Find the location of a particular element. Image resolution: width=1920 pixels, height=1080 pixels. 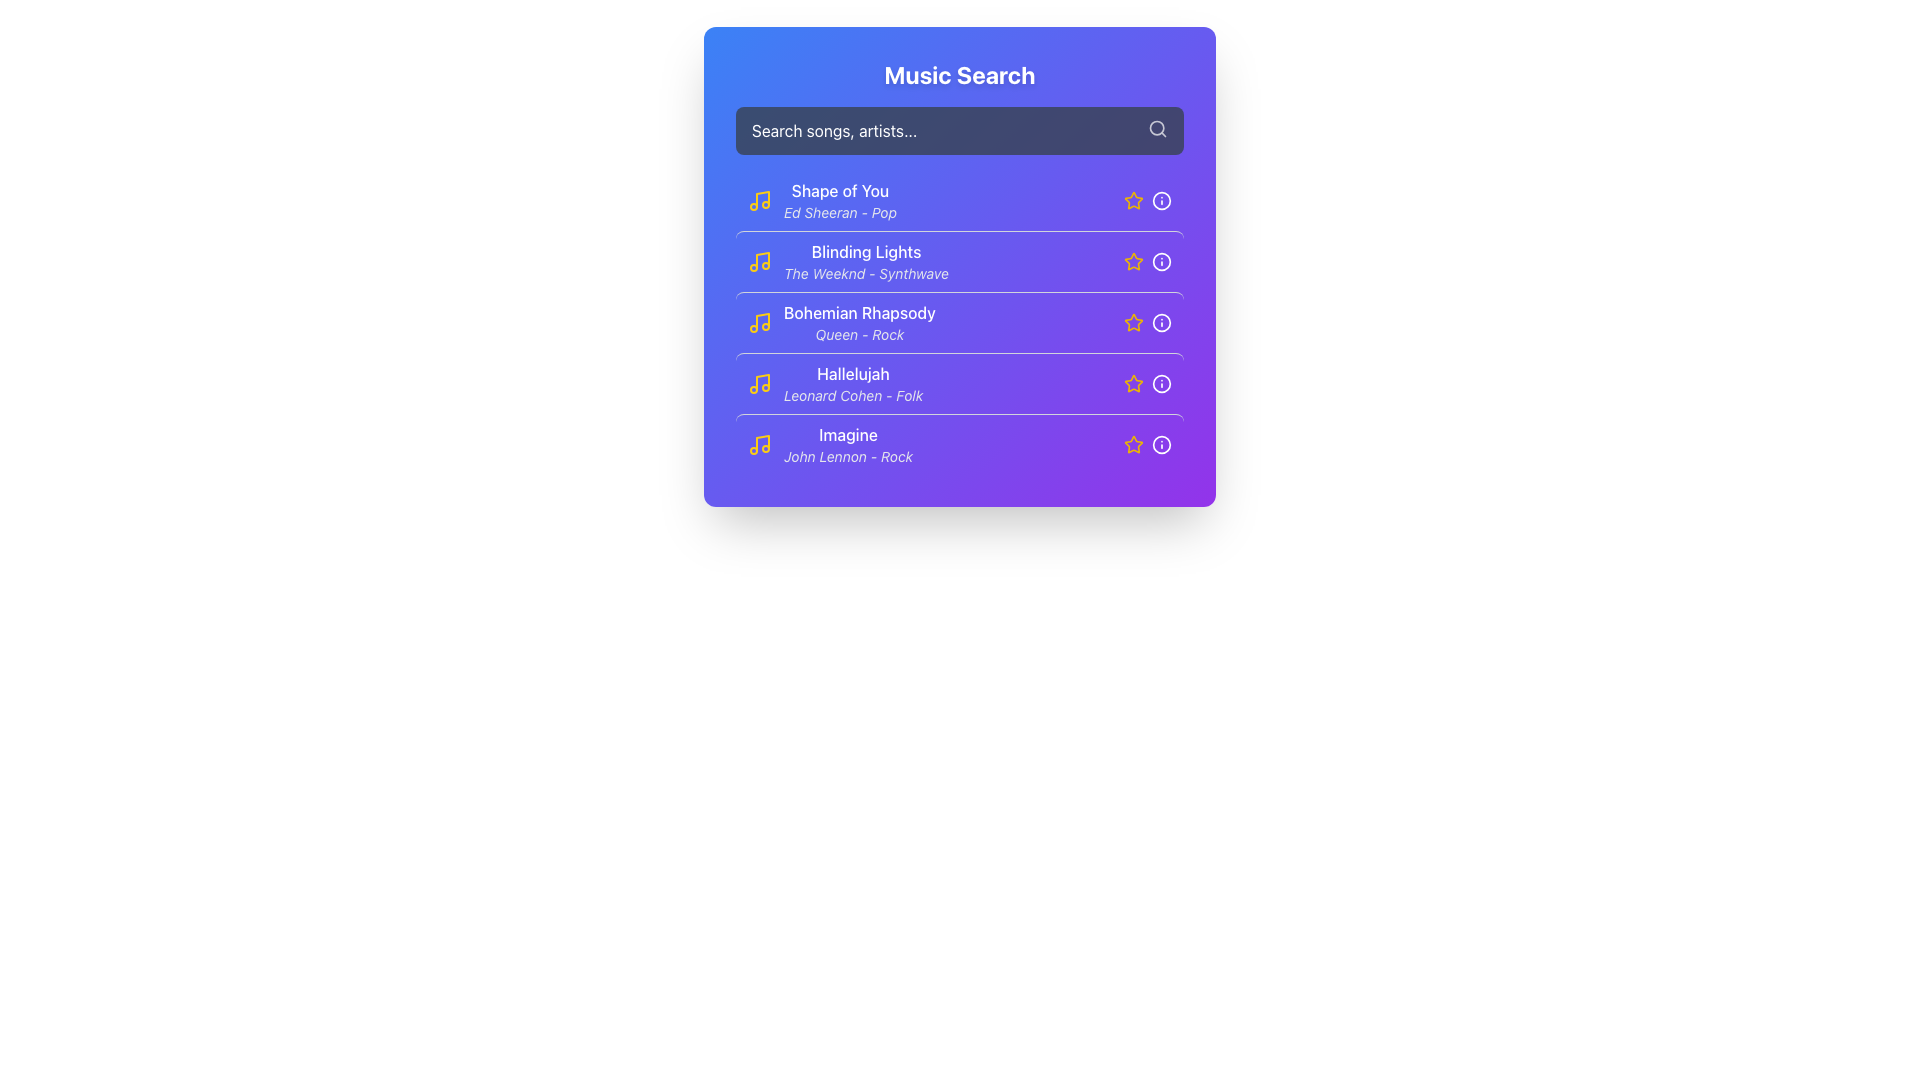

the text element displaying 'Shape of You' is located at coordinates (840, 191).